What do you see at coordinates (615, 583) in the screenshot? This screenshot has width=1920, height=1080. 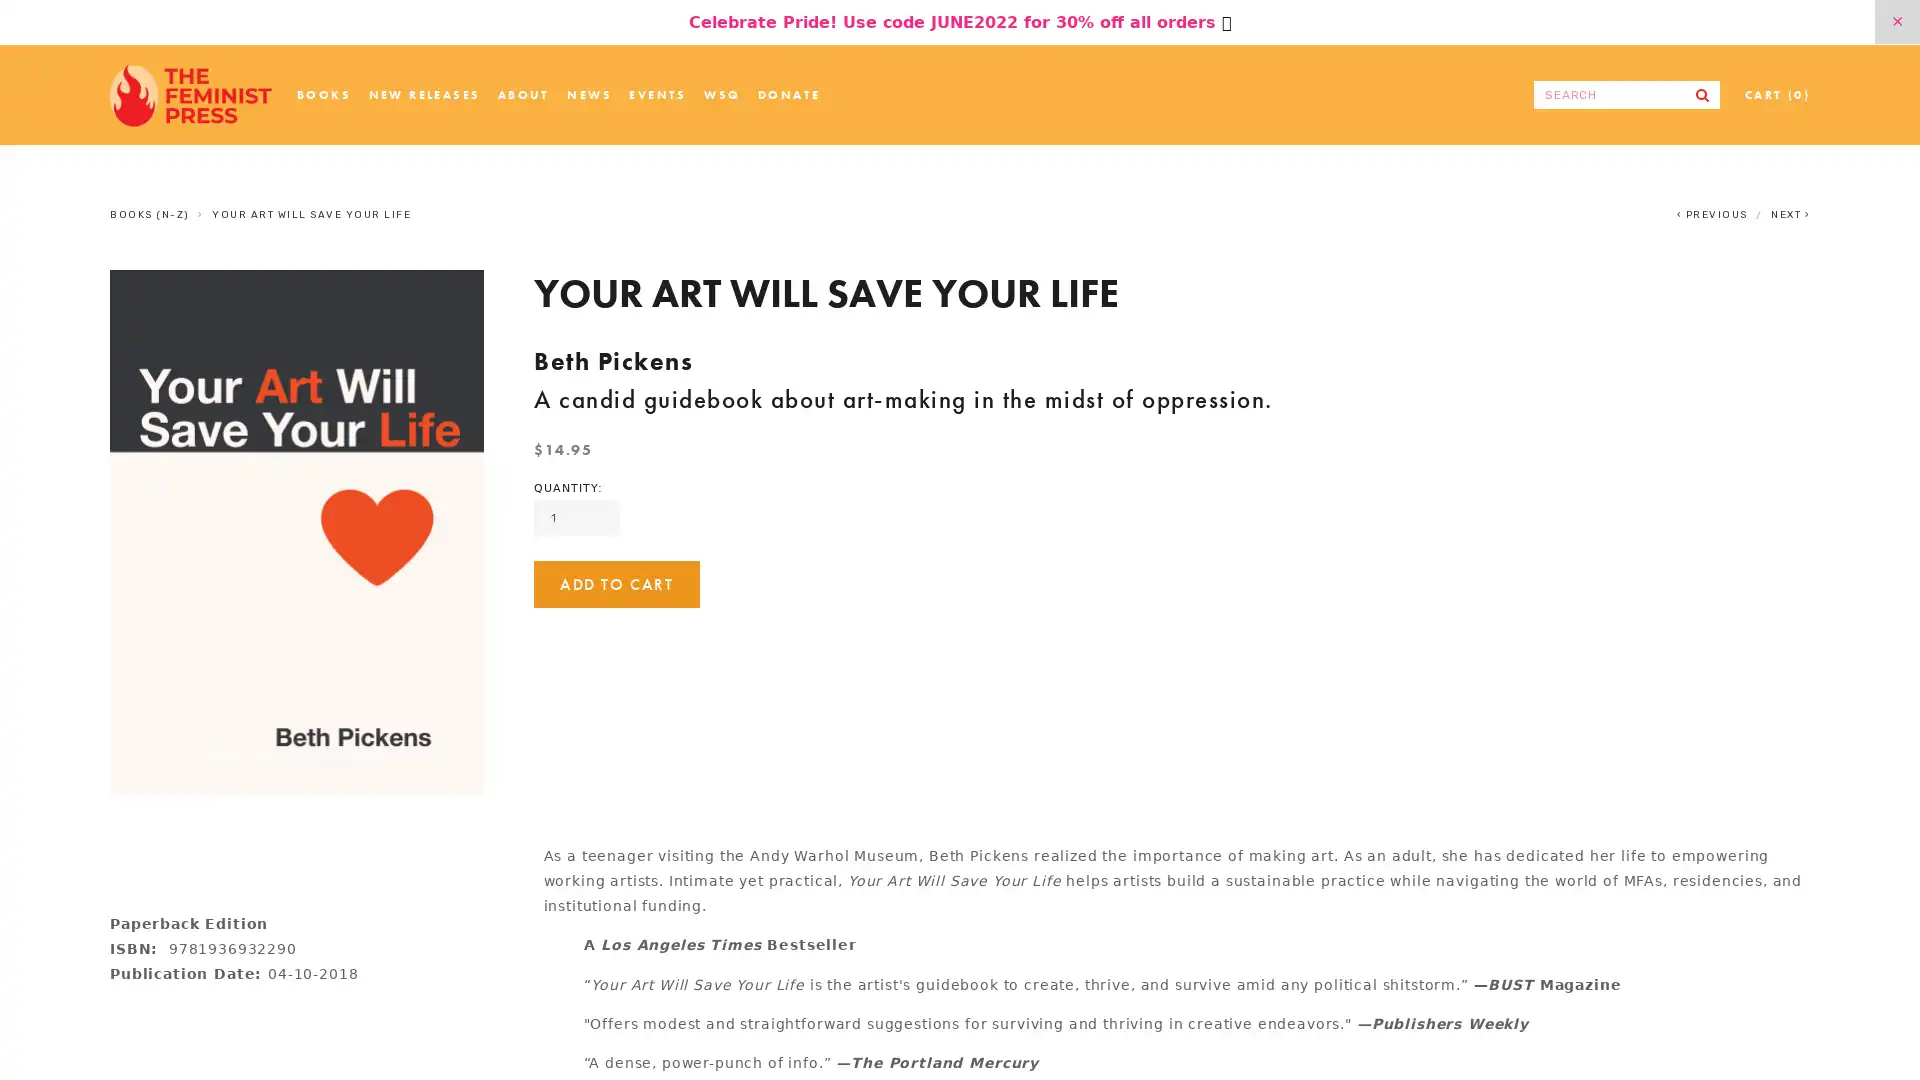 I see `ADD TO CART` at bounding box center [615, 583].